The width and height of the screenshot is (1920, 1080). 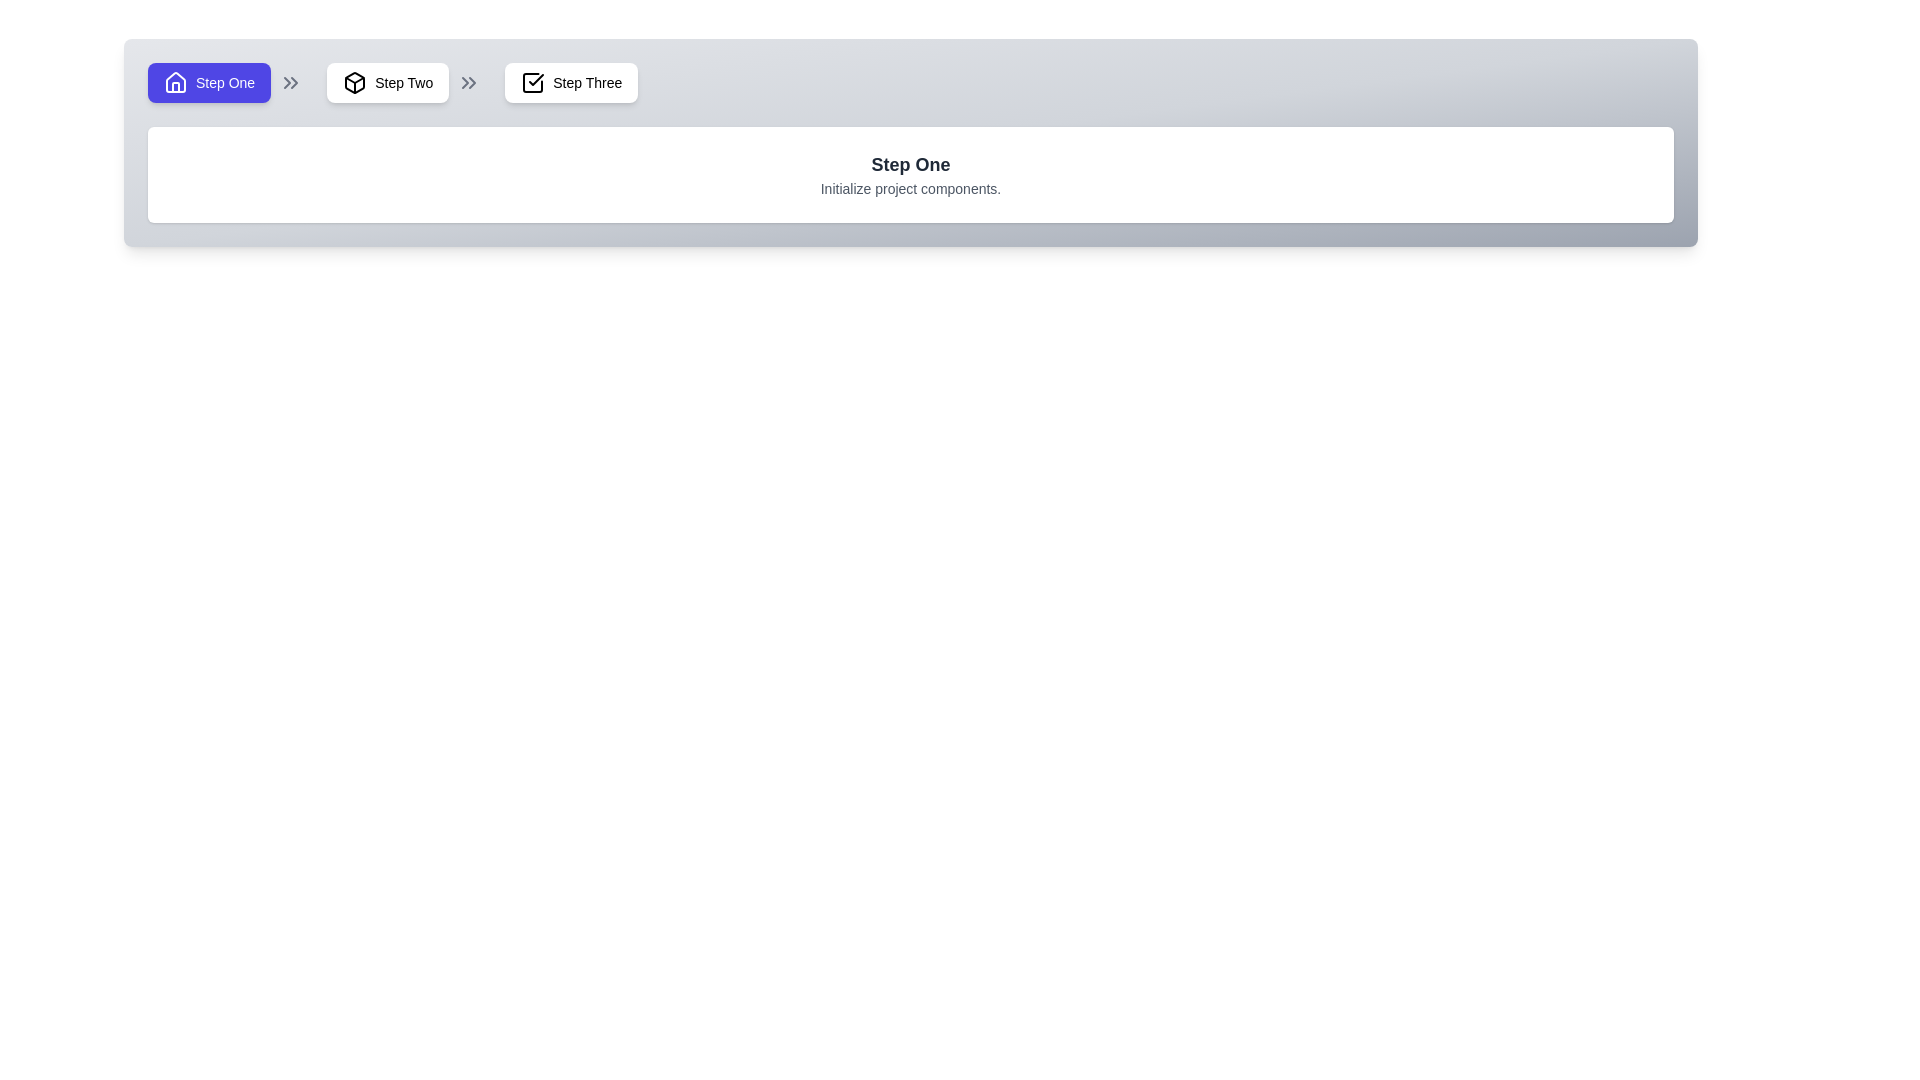 What do you see at coordinates (586, 82) in the screenshot?
I see `the text label 'Step Three' which is centrally displayed within its rectangular button interface` at bounding box center [586, 82].